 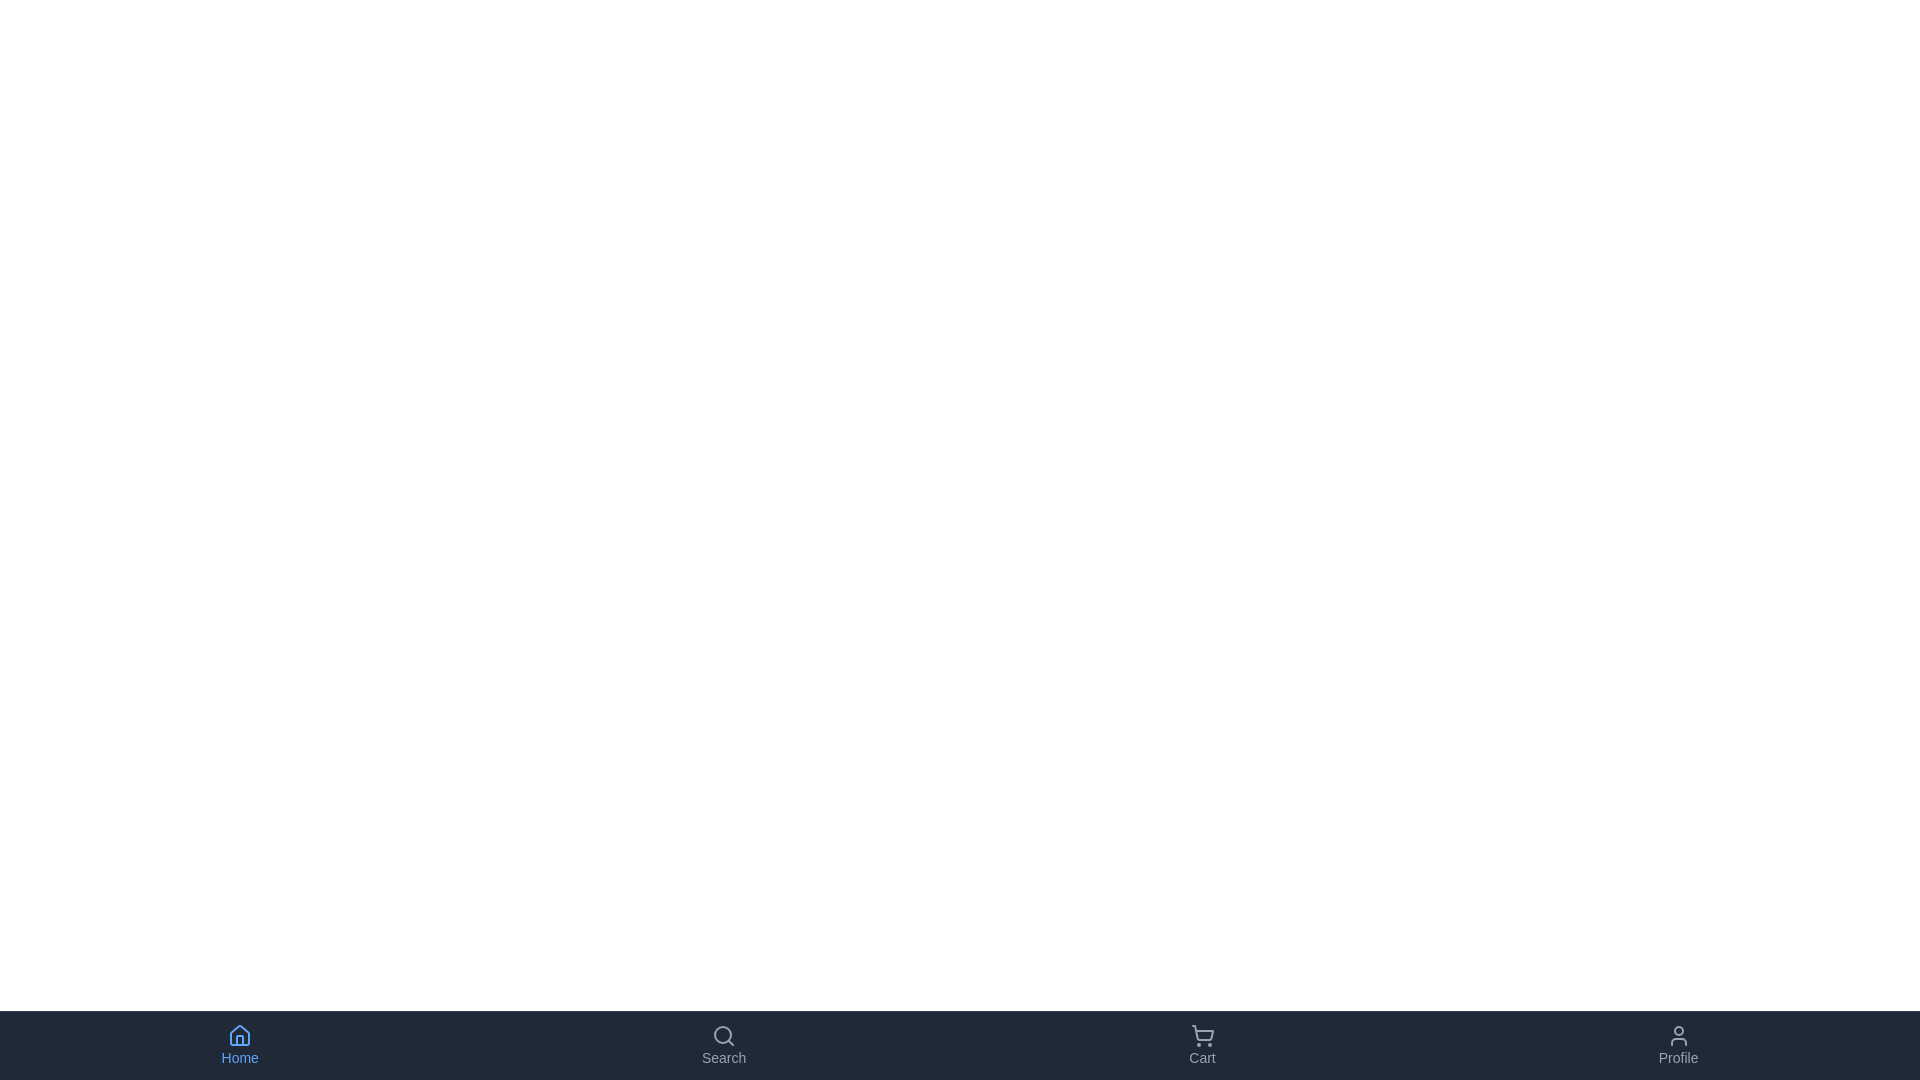 What do you see at coordinates (1201, 1056) in the screenshot?
I see `the gray text label reading 'Cart' located at the bottom-right corner of the navigation area with a dark background` at bounding box center [1201, 1056].